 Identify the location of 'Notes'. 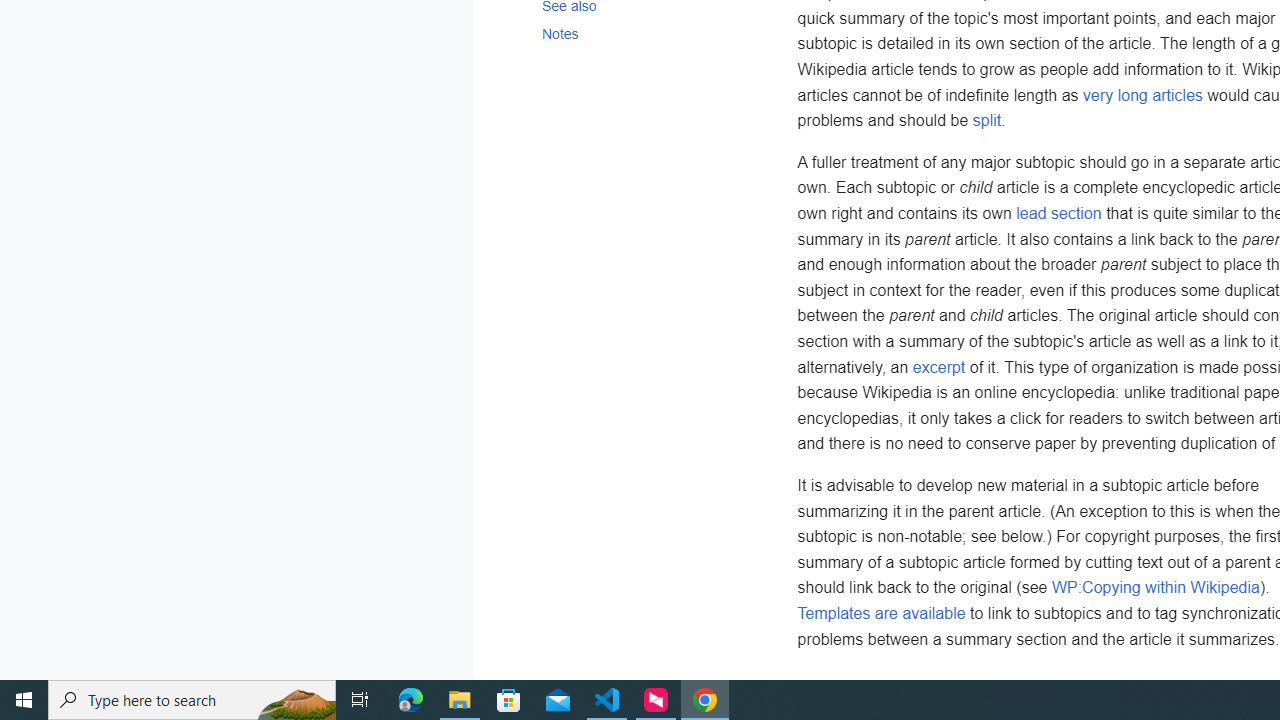
(649, 33).